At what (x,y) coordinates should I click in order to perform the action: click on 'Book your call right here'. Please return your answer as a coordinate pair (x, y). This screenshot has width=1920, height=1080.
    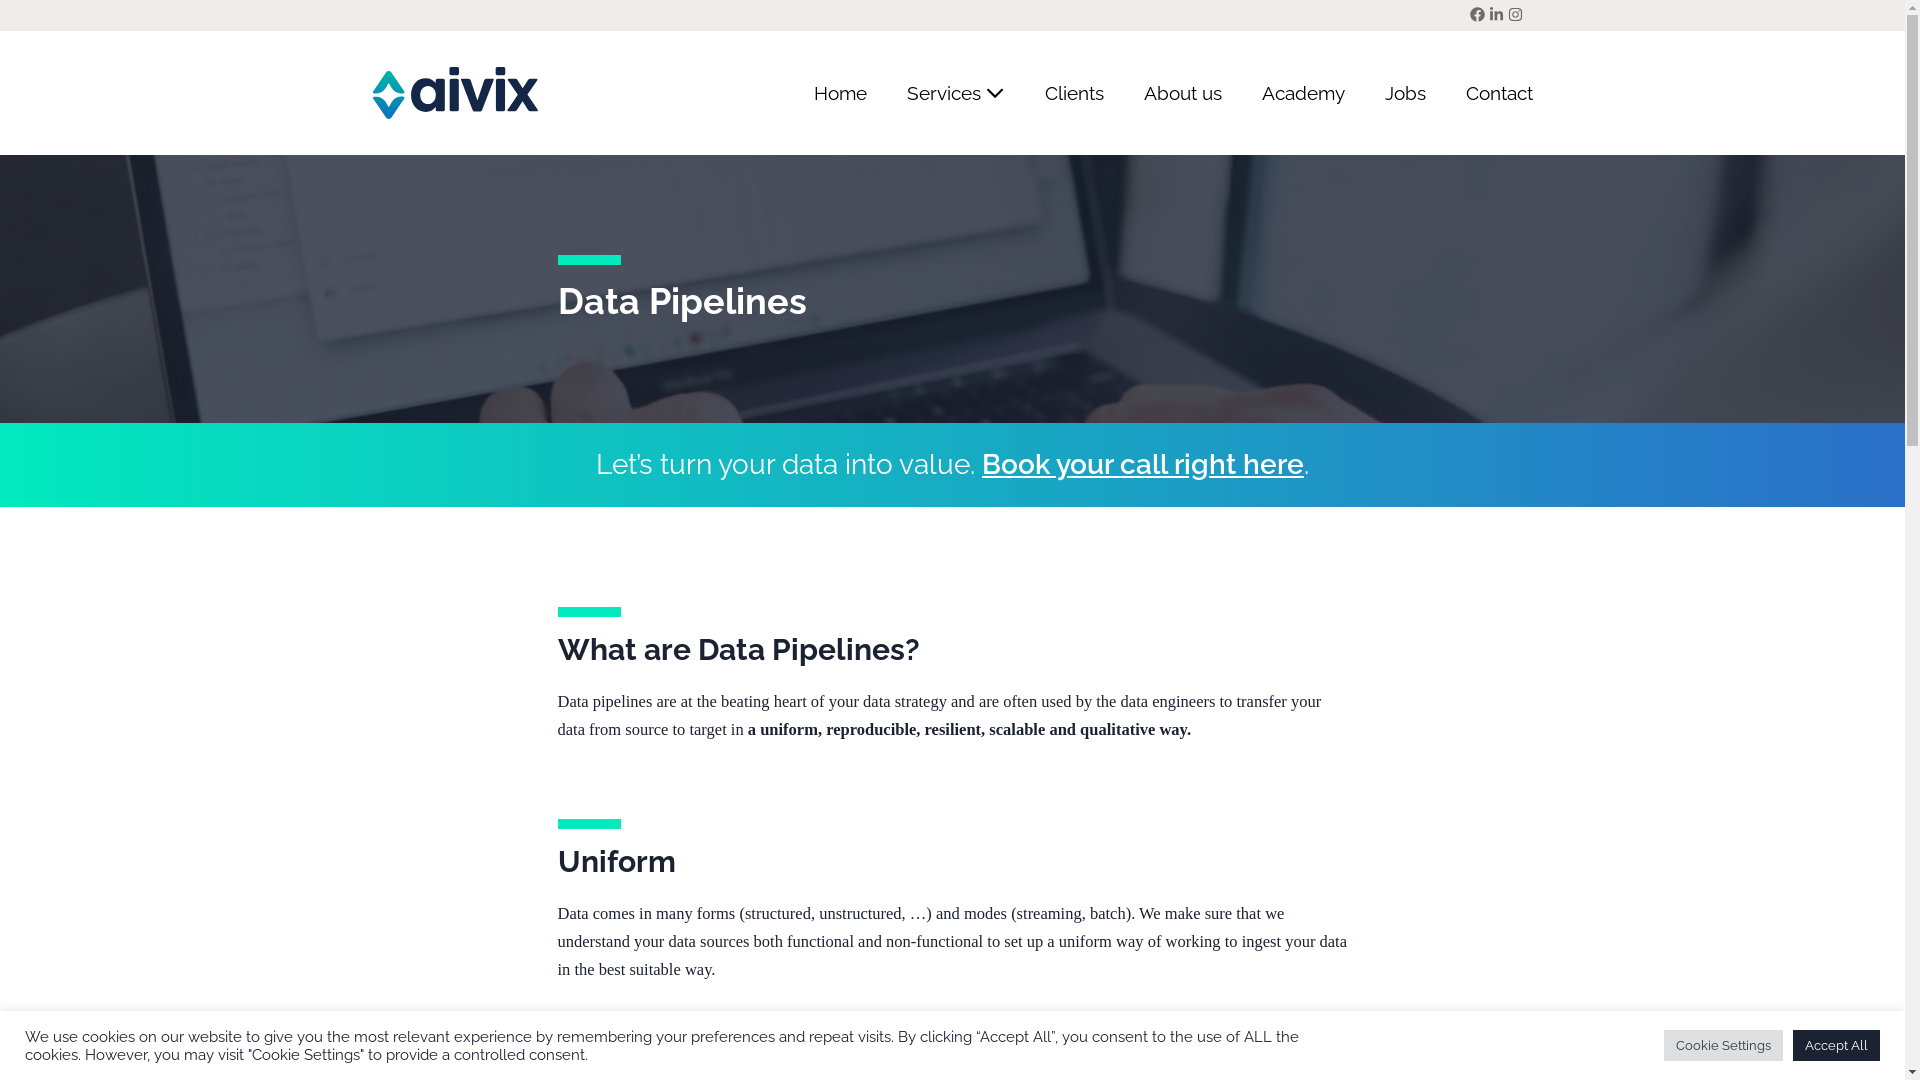
    Looking at the image, I should click on (982, 464).